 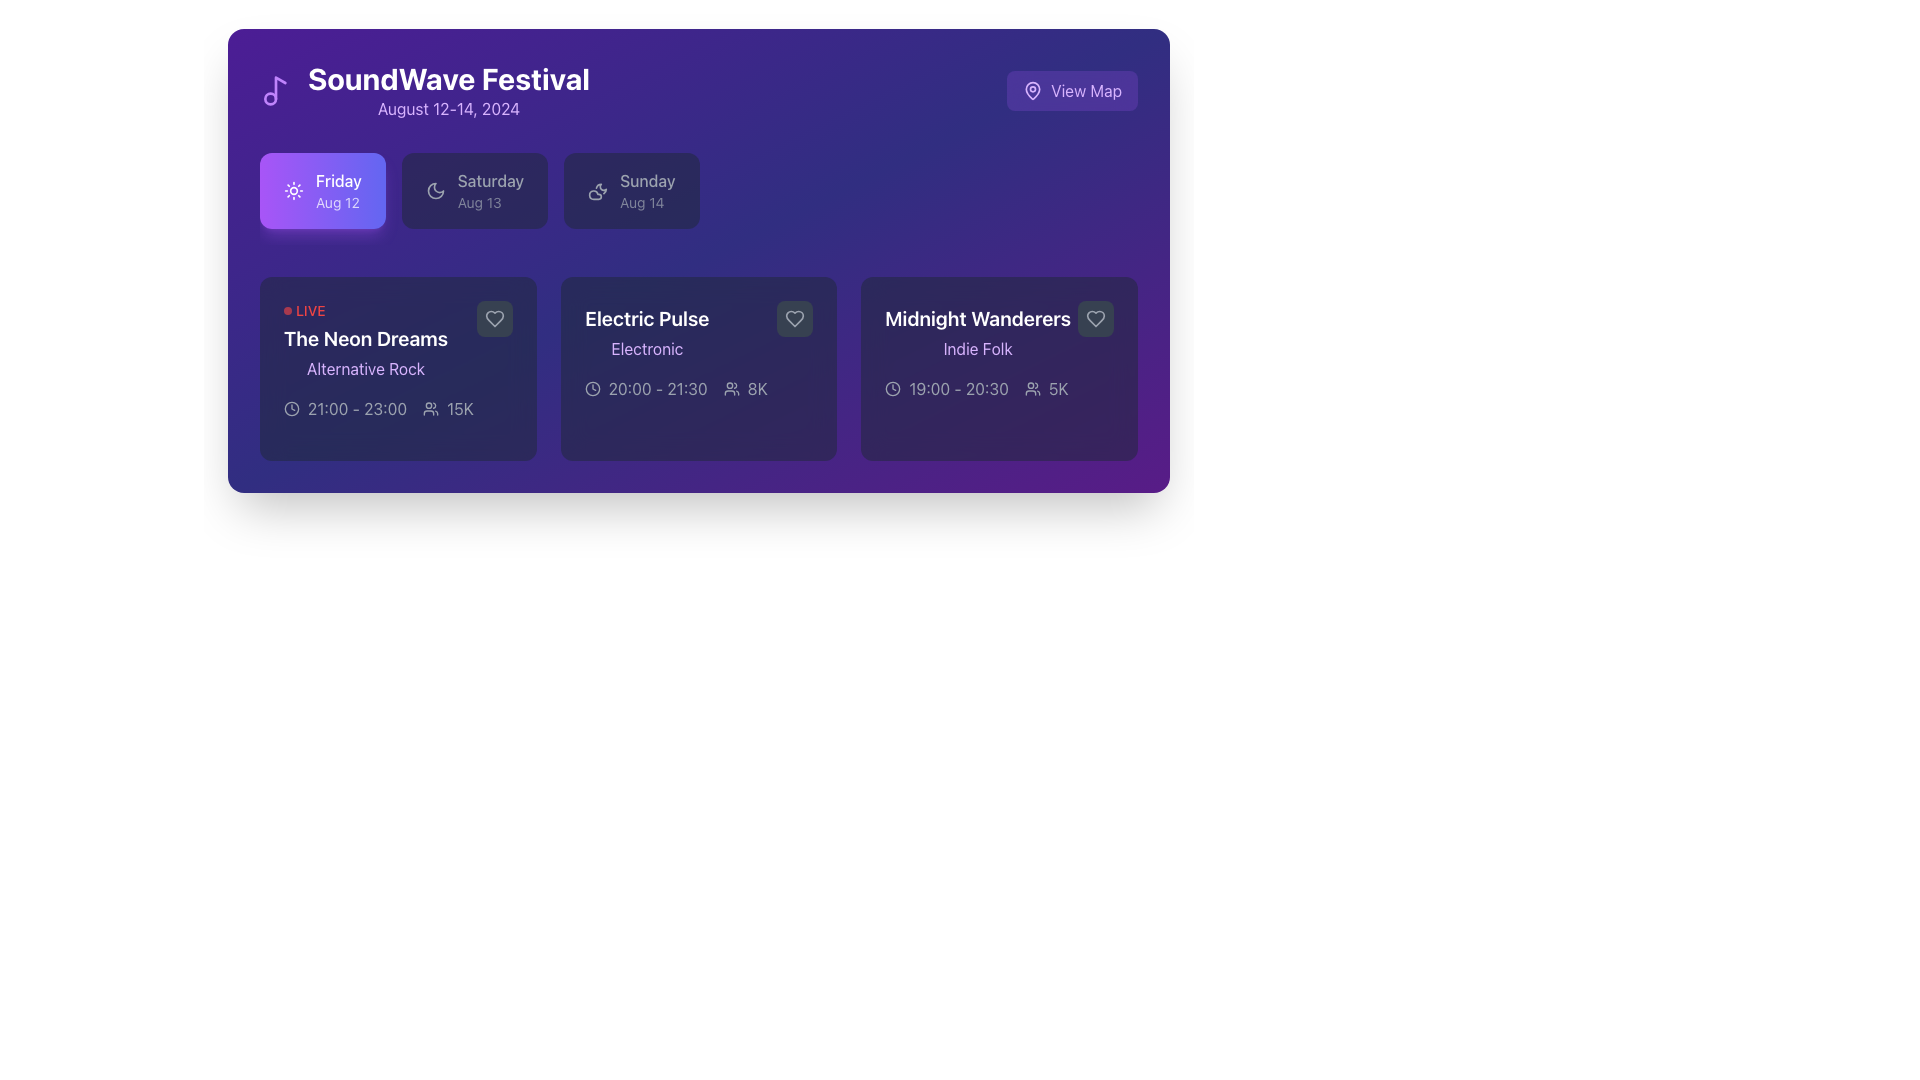 I want to click on the heart-shaped icon located at the top-right corner of the 'Electric Pulse' event card to mark or unmark it as a favorite, so click(x=794, y=318).